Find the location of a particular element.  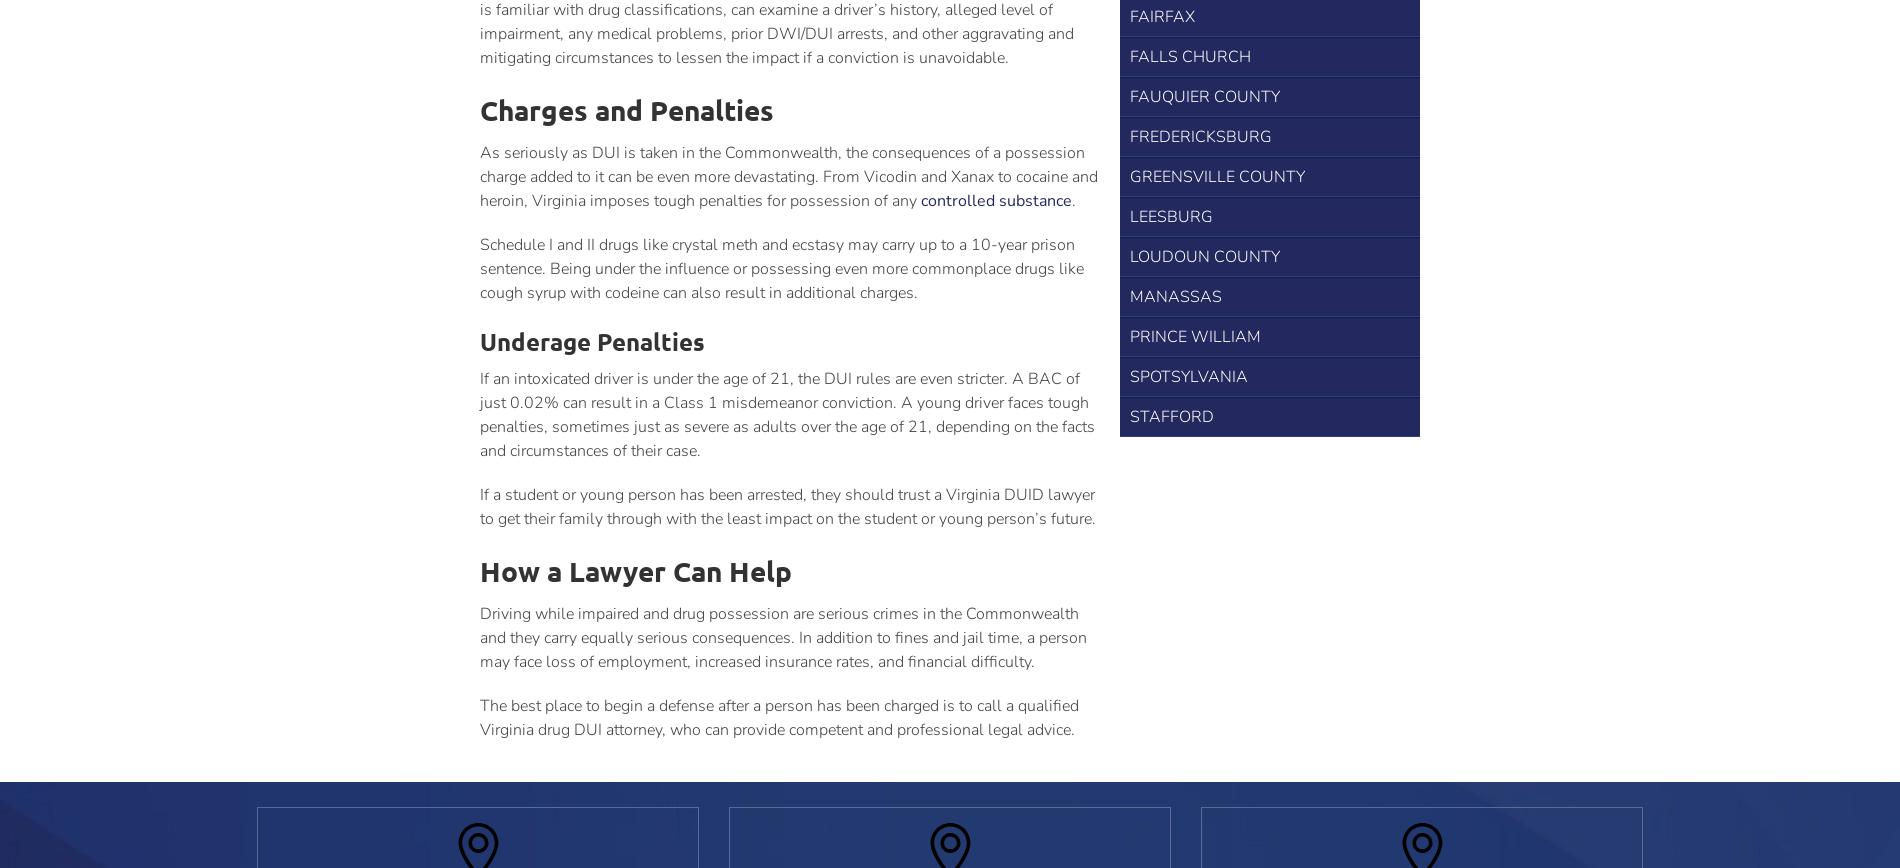

'As seriously as DUI is taken in the Commonwealth, the consequences of a possession charge added to it can be even more devastating. From Vicodin and Xanax to cocaine and heroin, Virginia imposes tough penalties for possession of any' is located at coordinates (788, 176).